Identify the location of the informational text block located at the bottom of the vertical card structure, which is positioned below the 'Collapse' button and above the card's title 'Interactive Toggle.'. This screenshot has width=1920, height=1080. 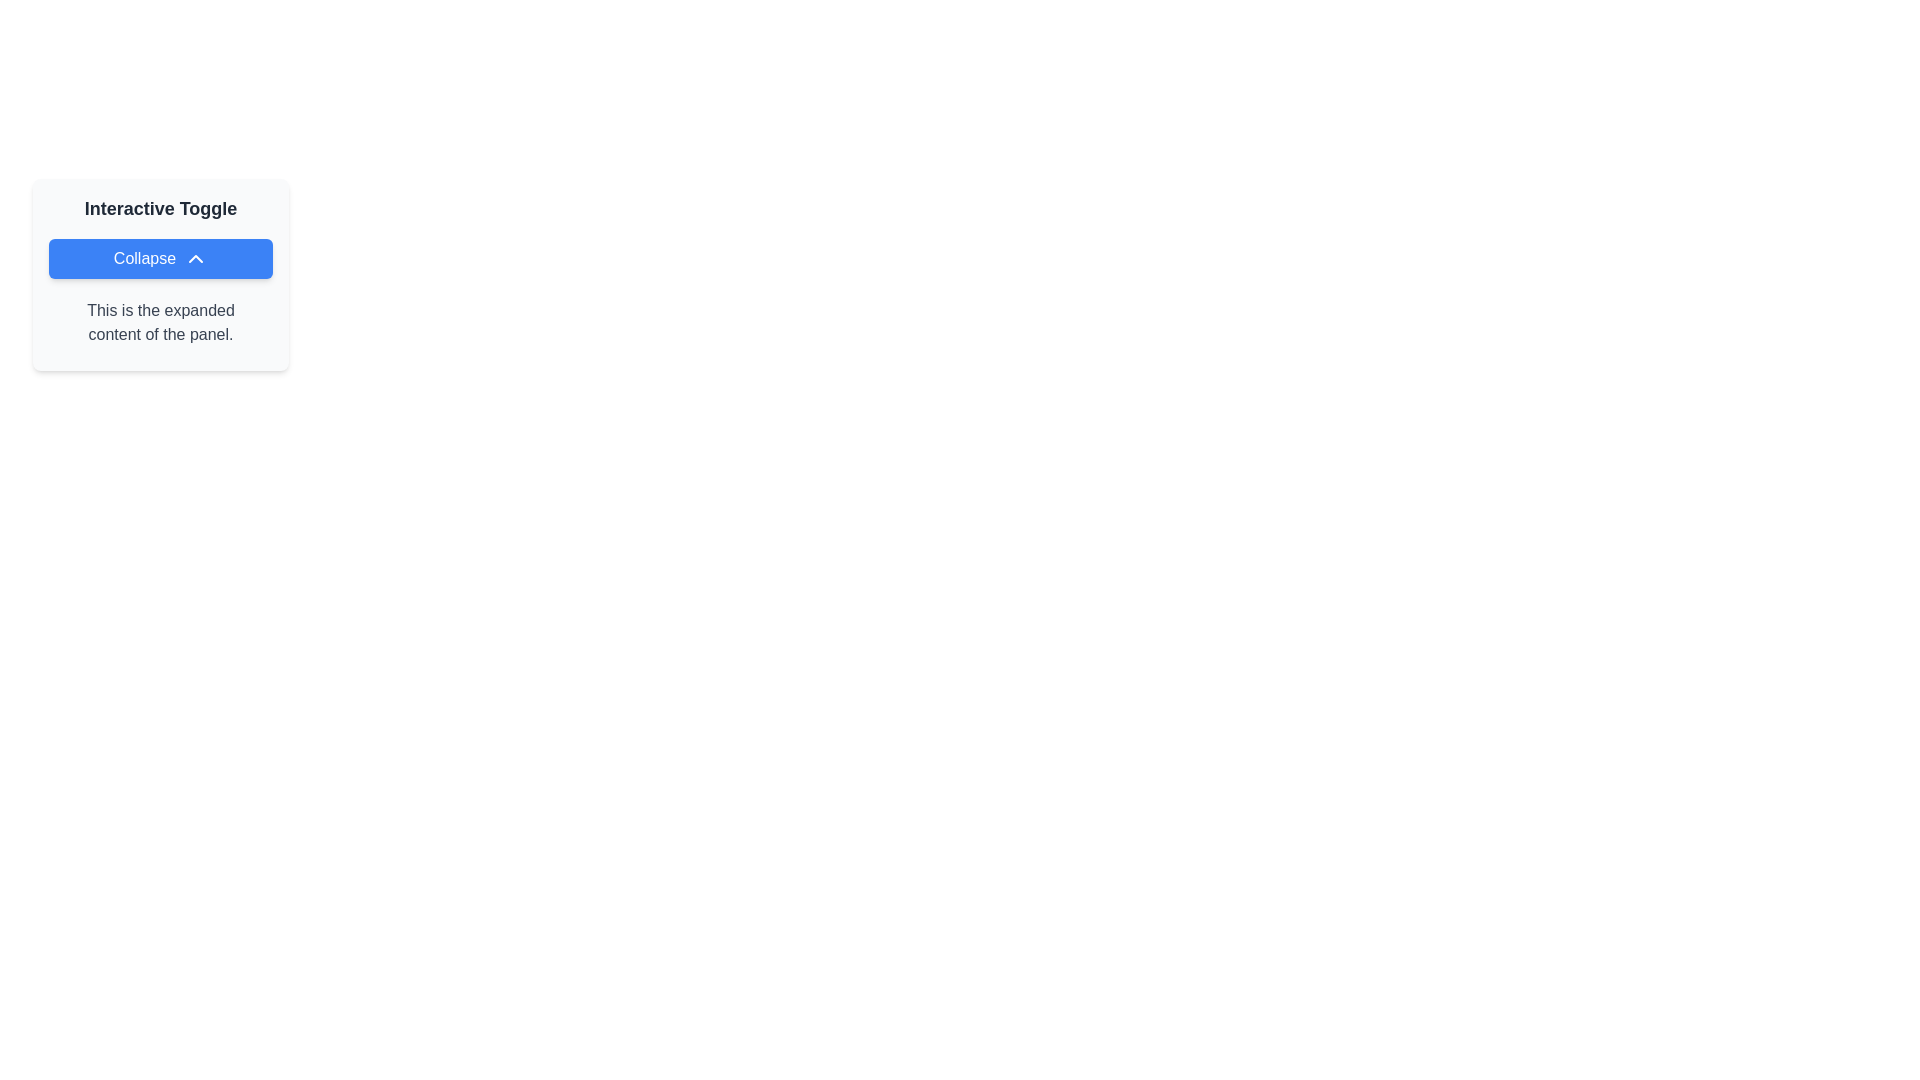
(161, 322).